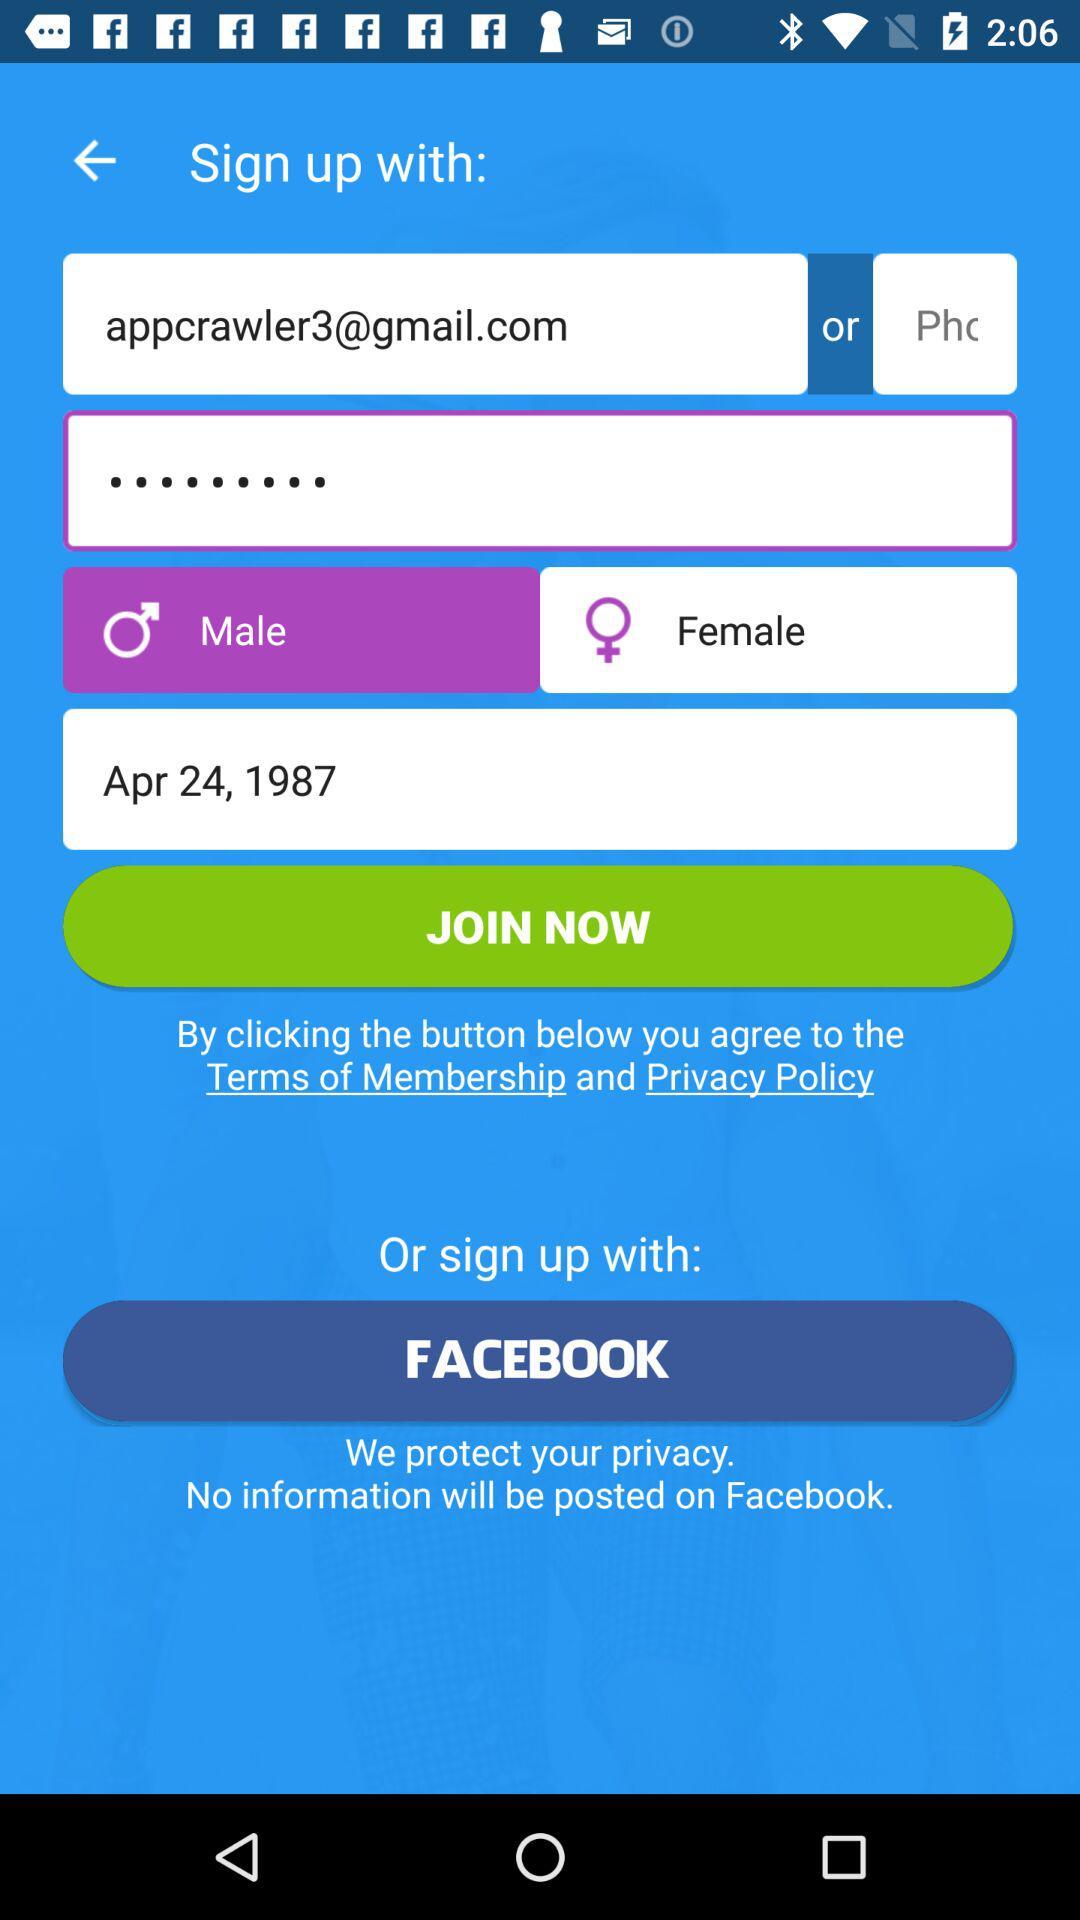  I want to click on the arrow_backward icon, so click(94, 160).